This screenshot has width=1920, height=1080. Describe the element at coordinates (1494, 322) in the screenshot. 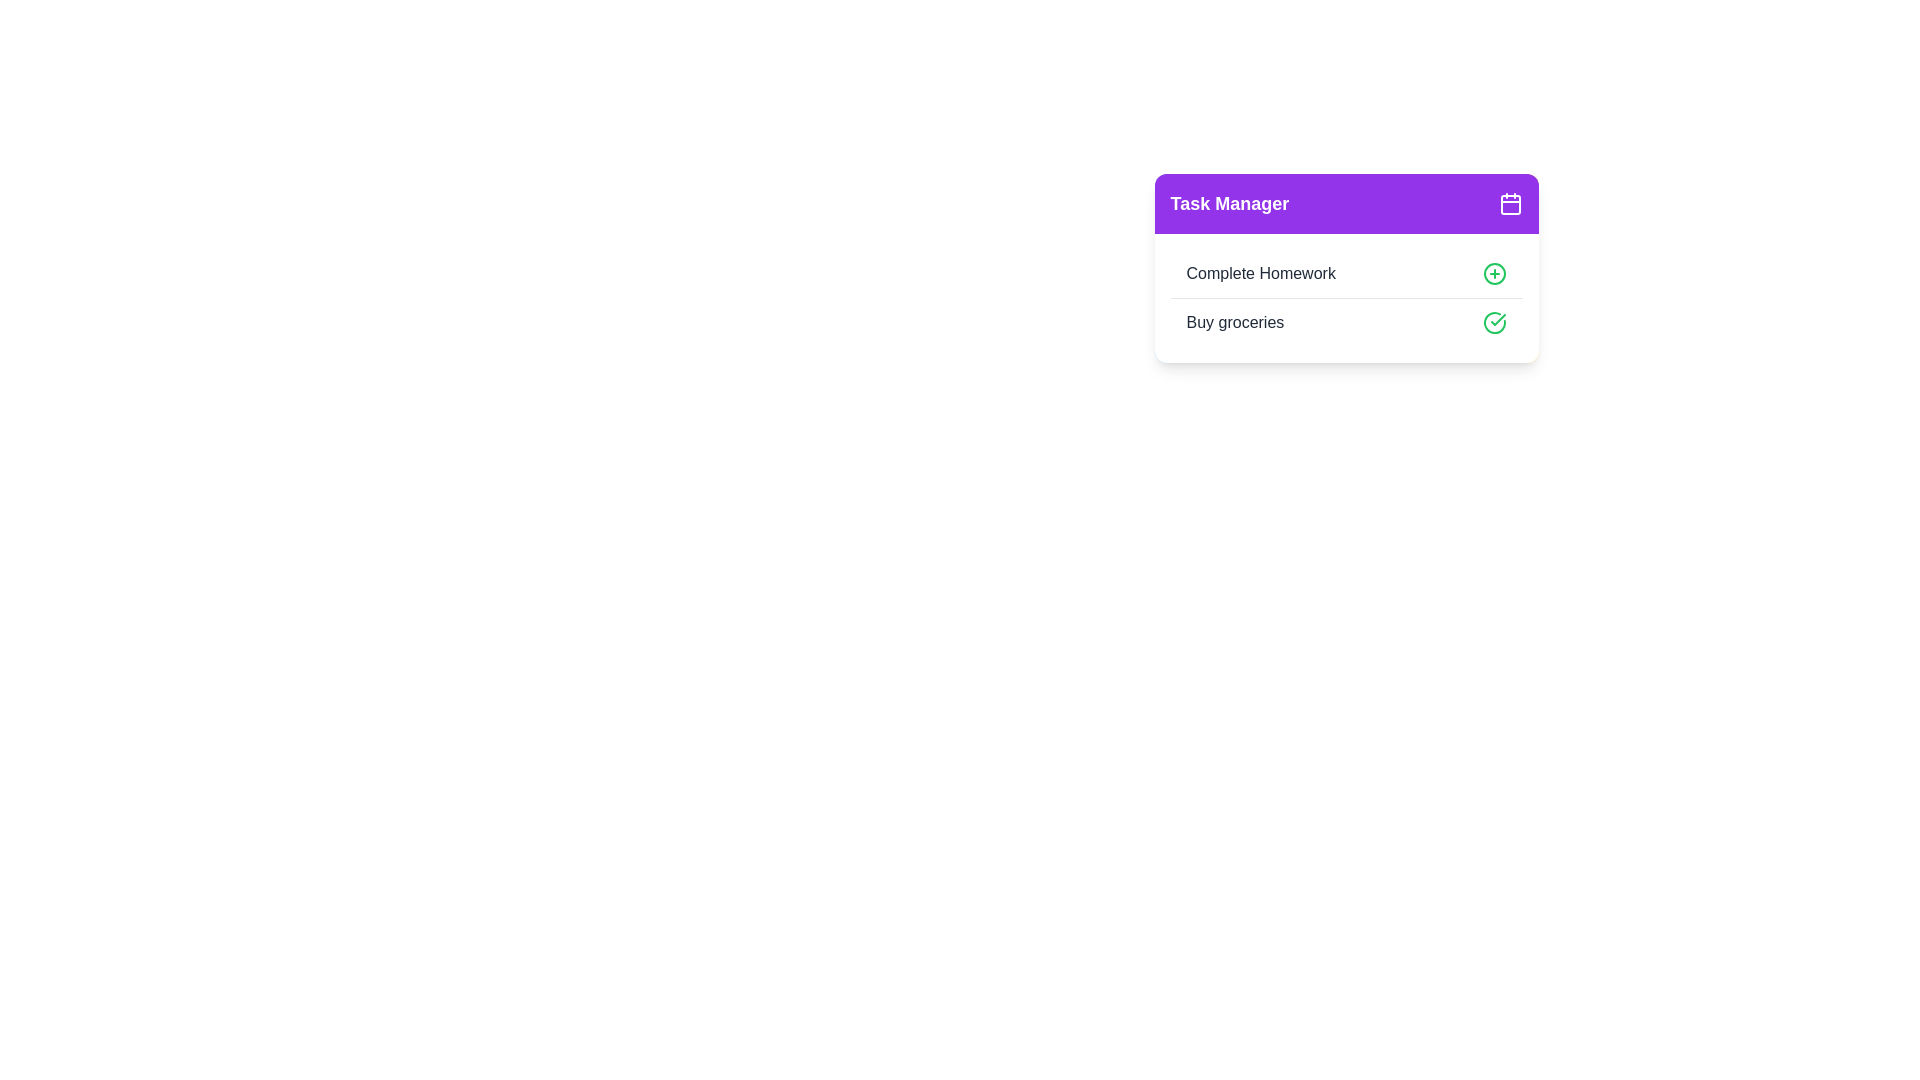

I see `the Status icon, which is a circular green icon with a checkmark, located at the far-right side of the row containing 'Buy groceries'` at that location.